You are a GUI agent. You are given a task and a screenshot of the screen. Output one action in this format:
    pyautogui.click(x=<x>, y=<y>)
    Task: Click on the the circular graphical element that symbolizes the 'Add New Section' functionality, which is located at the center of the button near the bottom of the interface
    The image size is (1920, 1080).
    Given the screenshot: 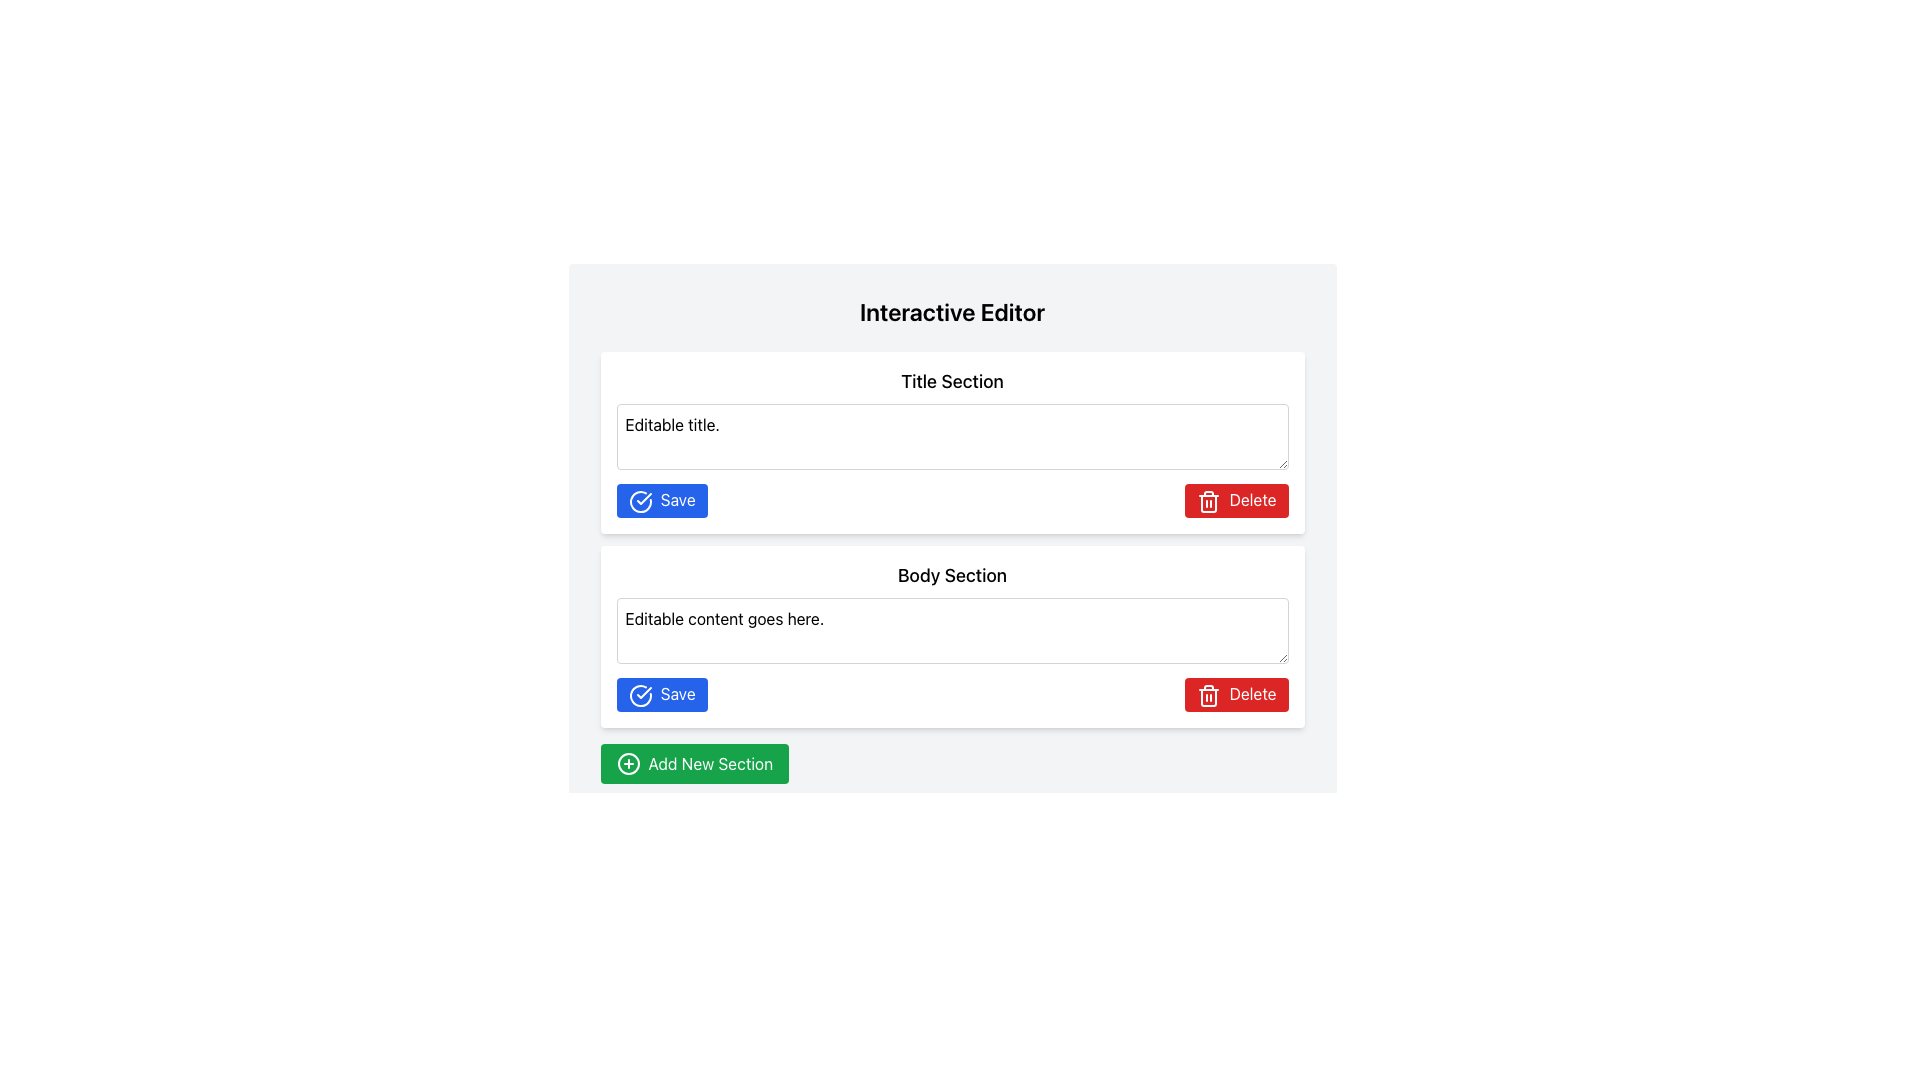 What is the action you would take?
    pyautogui.click(x=627, y=763)
    